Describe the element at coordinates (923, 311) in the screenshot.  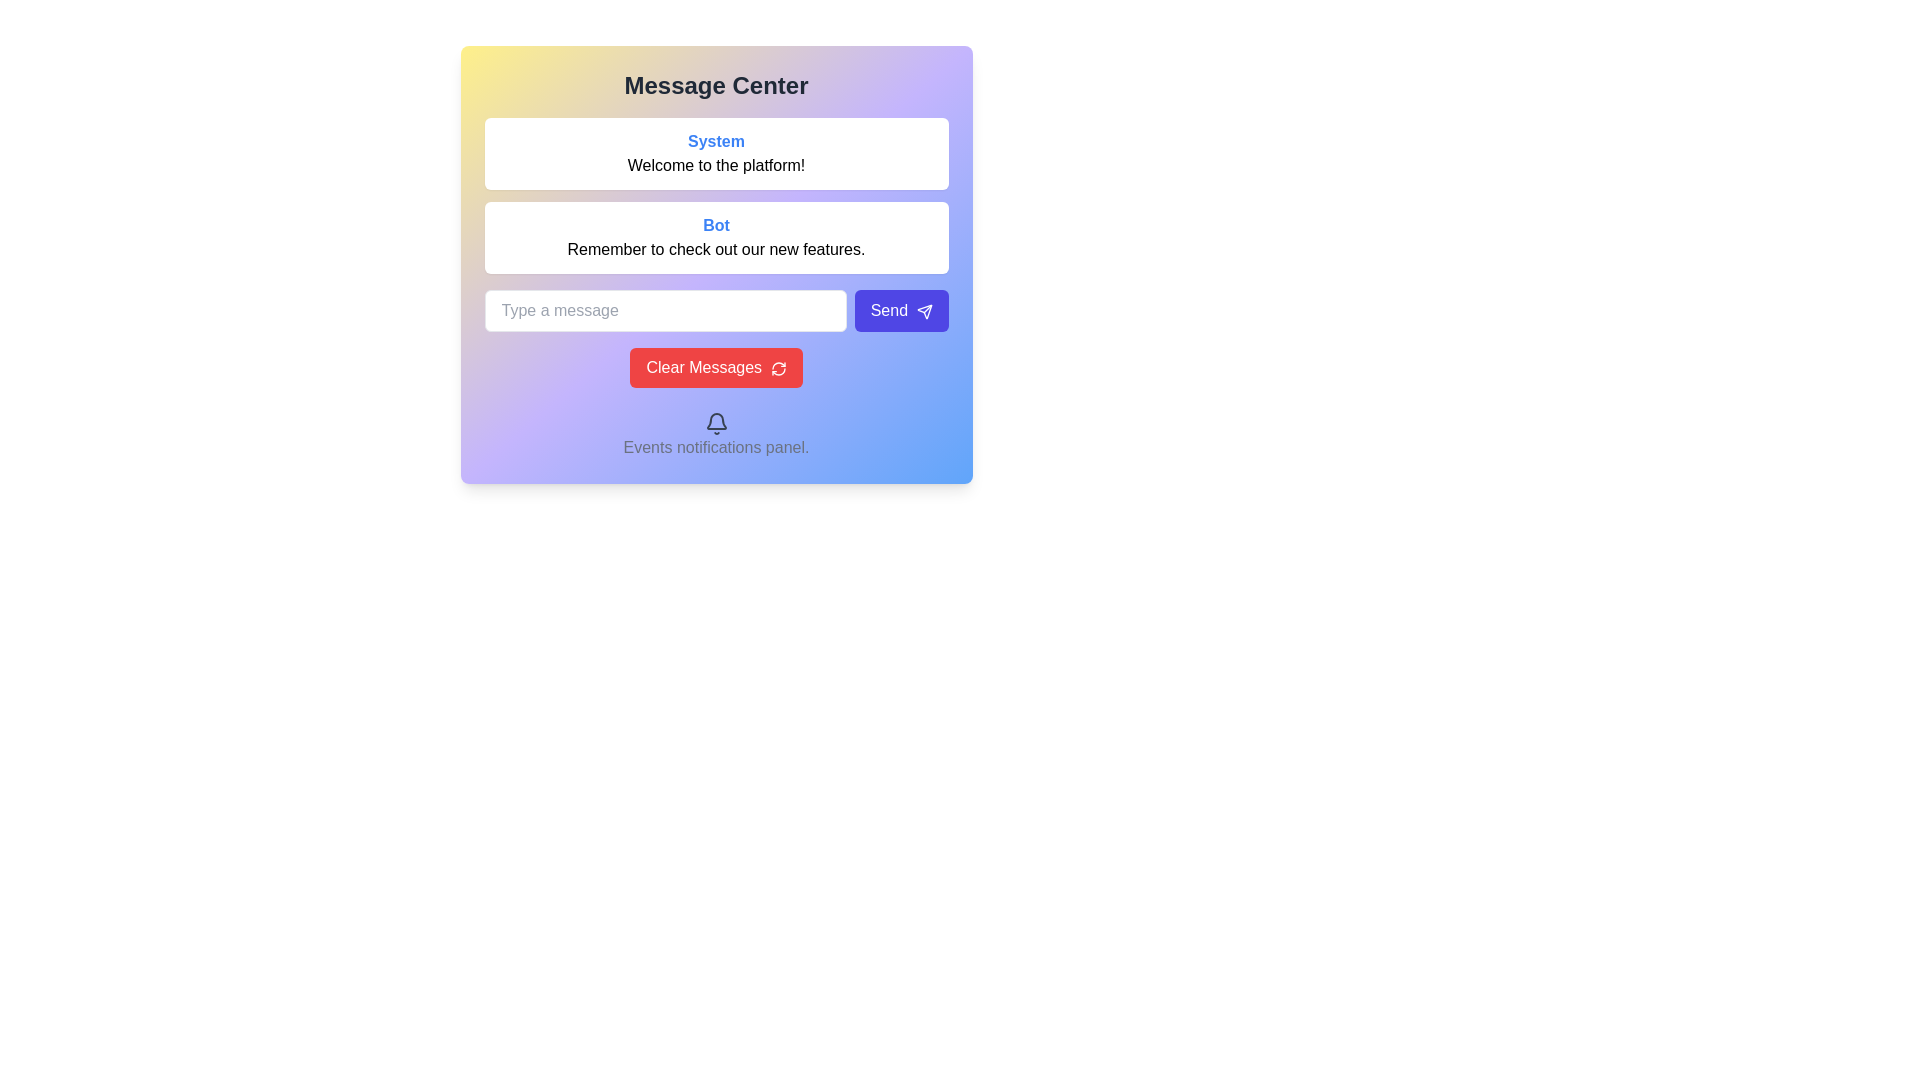
I see `the 'Send' button icon, which visually represents the action of sending a message, located on the right side of the input field in the message center interface` at that location.